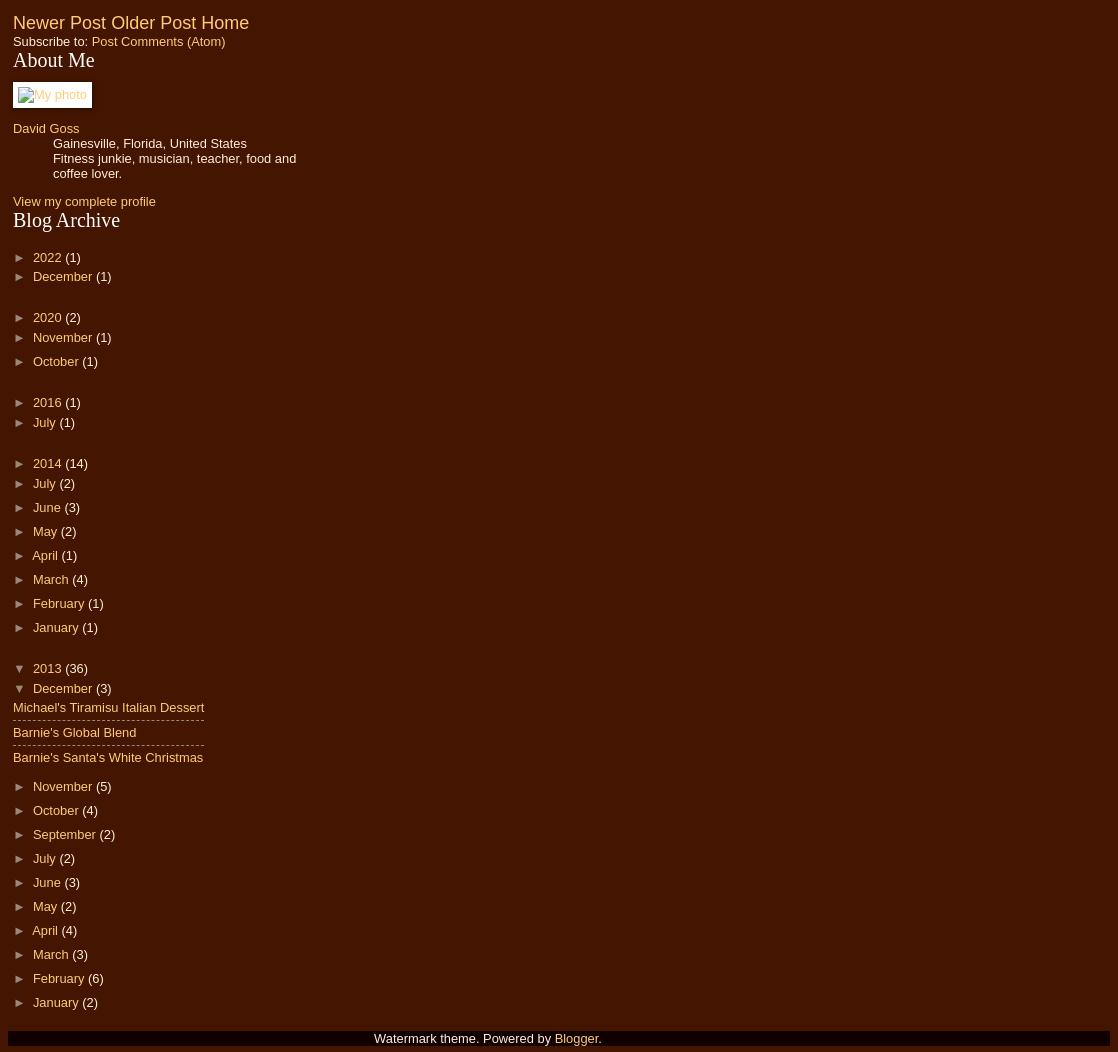 The height and width of the screenshot is (1052, 1118). I want to click on 'Barnie's Global Blend', so click(12, 732).